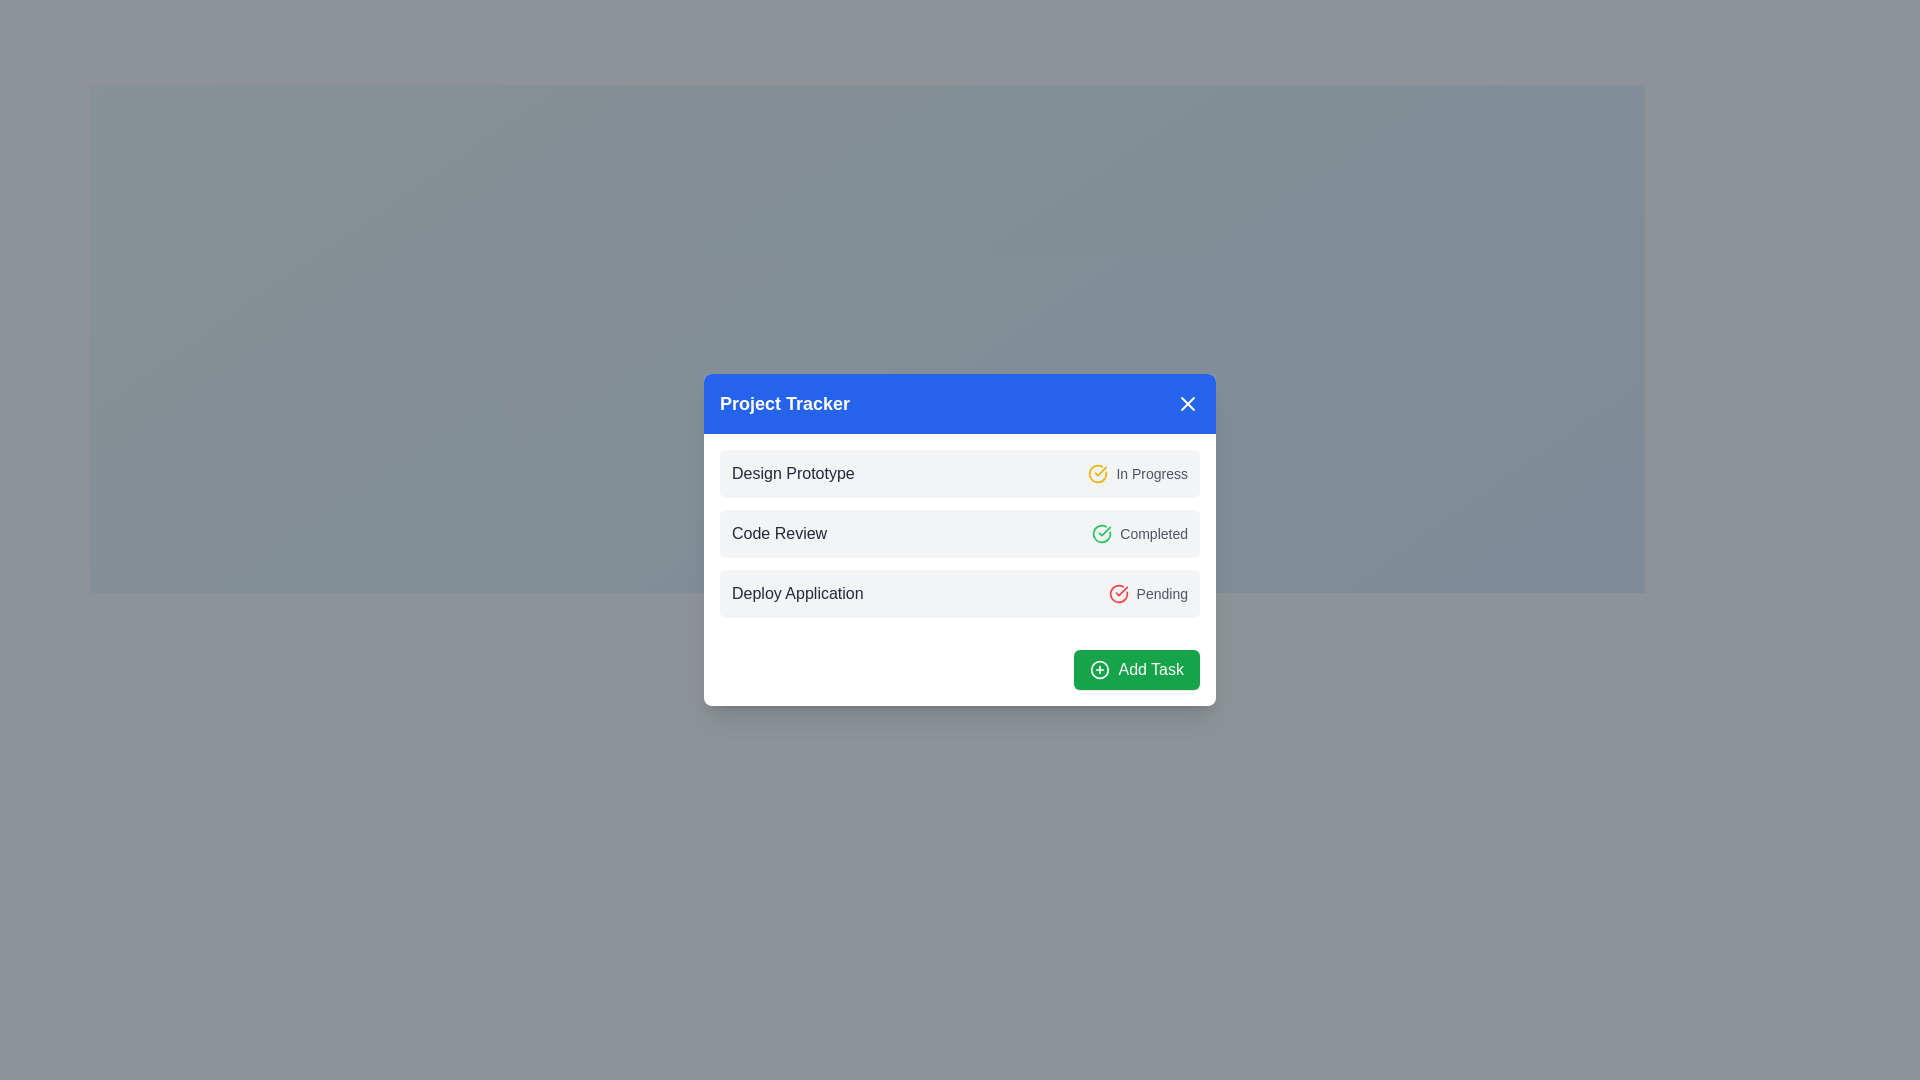 The image size is (1920, 1080). I want to click on the text label indicating the status of the task named 'Deploy Application', located in the third row of the project task list and positioned to the right of a red circular icon, so click(1162, 593).